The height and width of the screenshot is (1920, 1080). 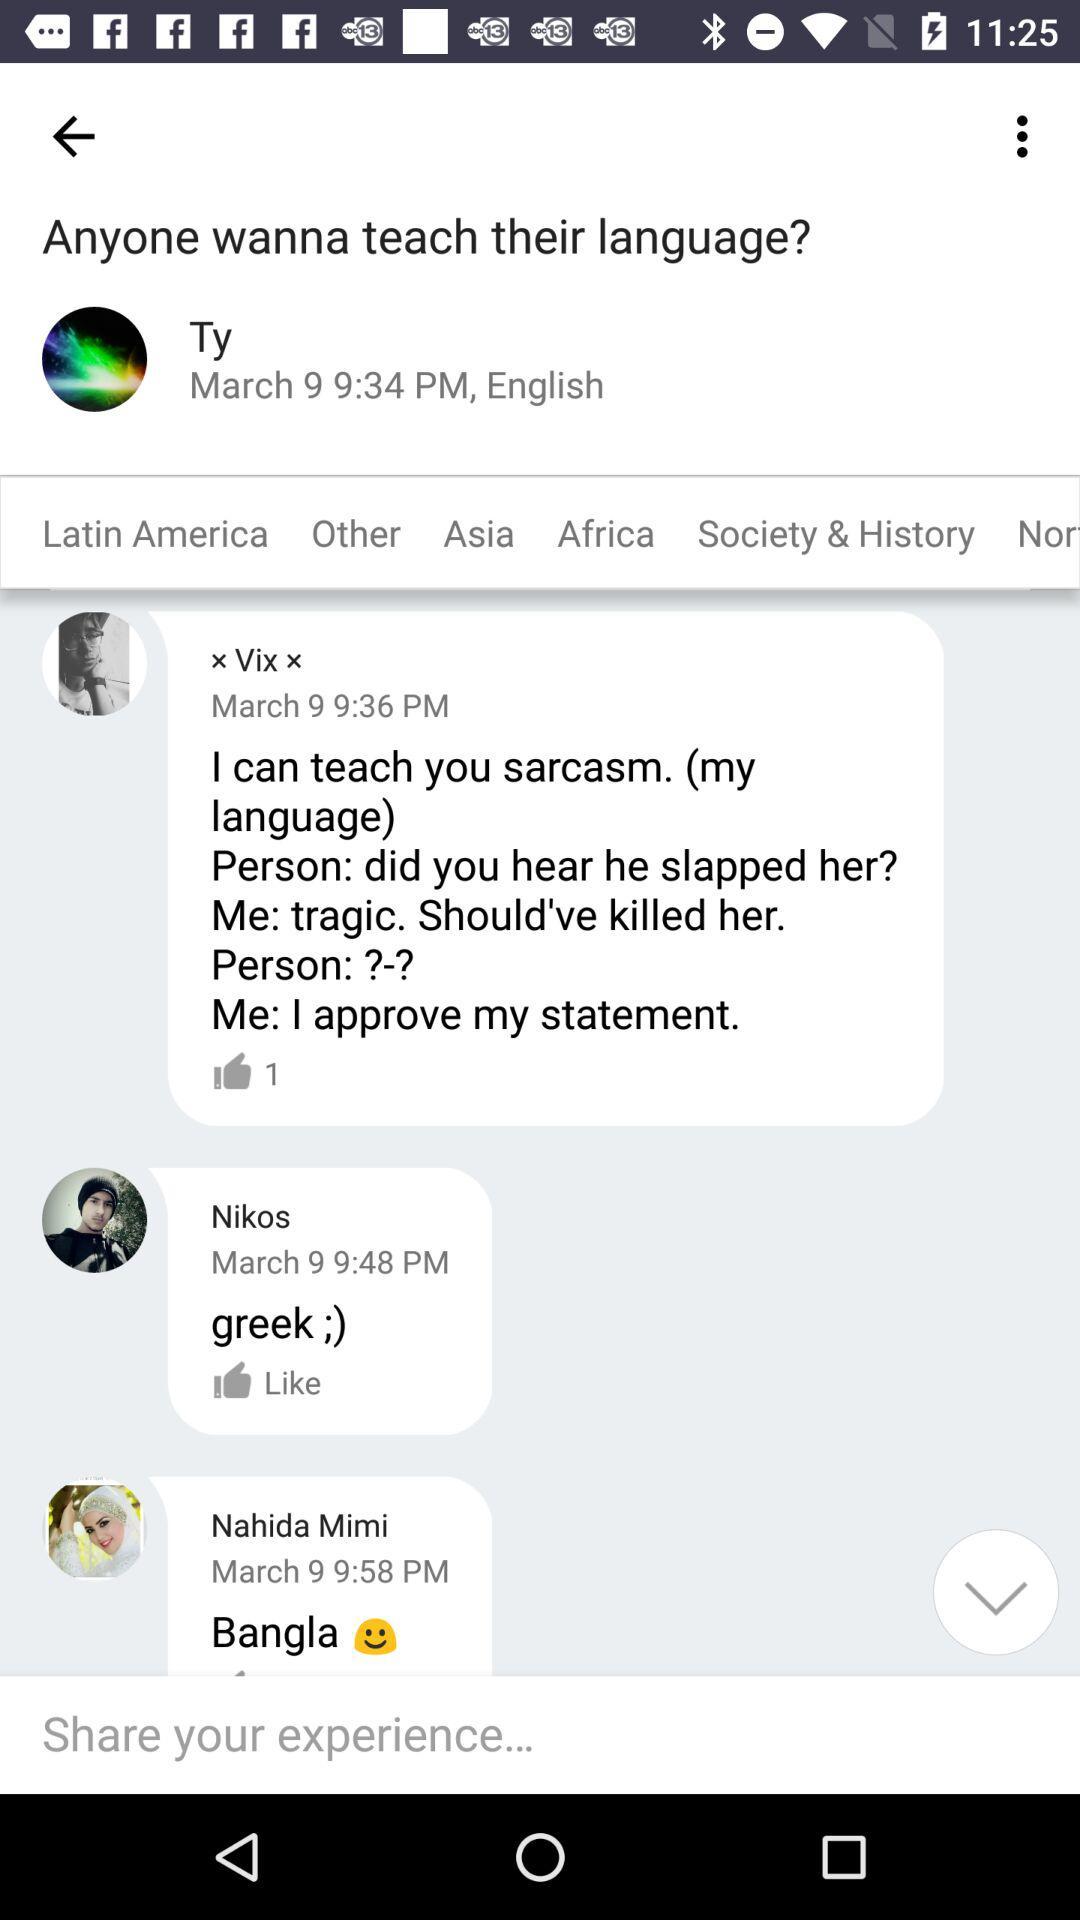 I want to click on share your experience, so click(x=550, y=1734).